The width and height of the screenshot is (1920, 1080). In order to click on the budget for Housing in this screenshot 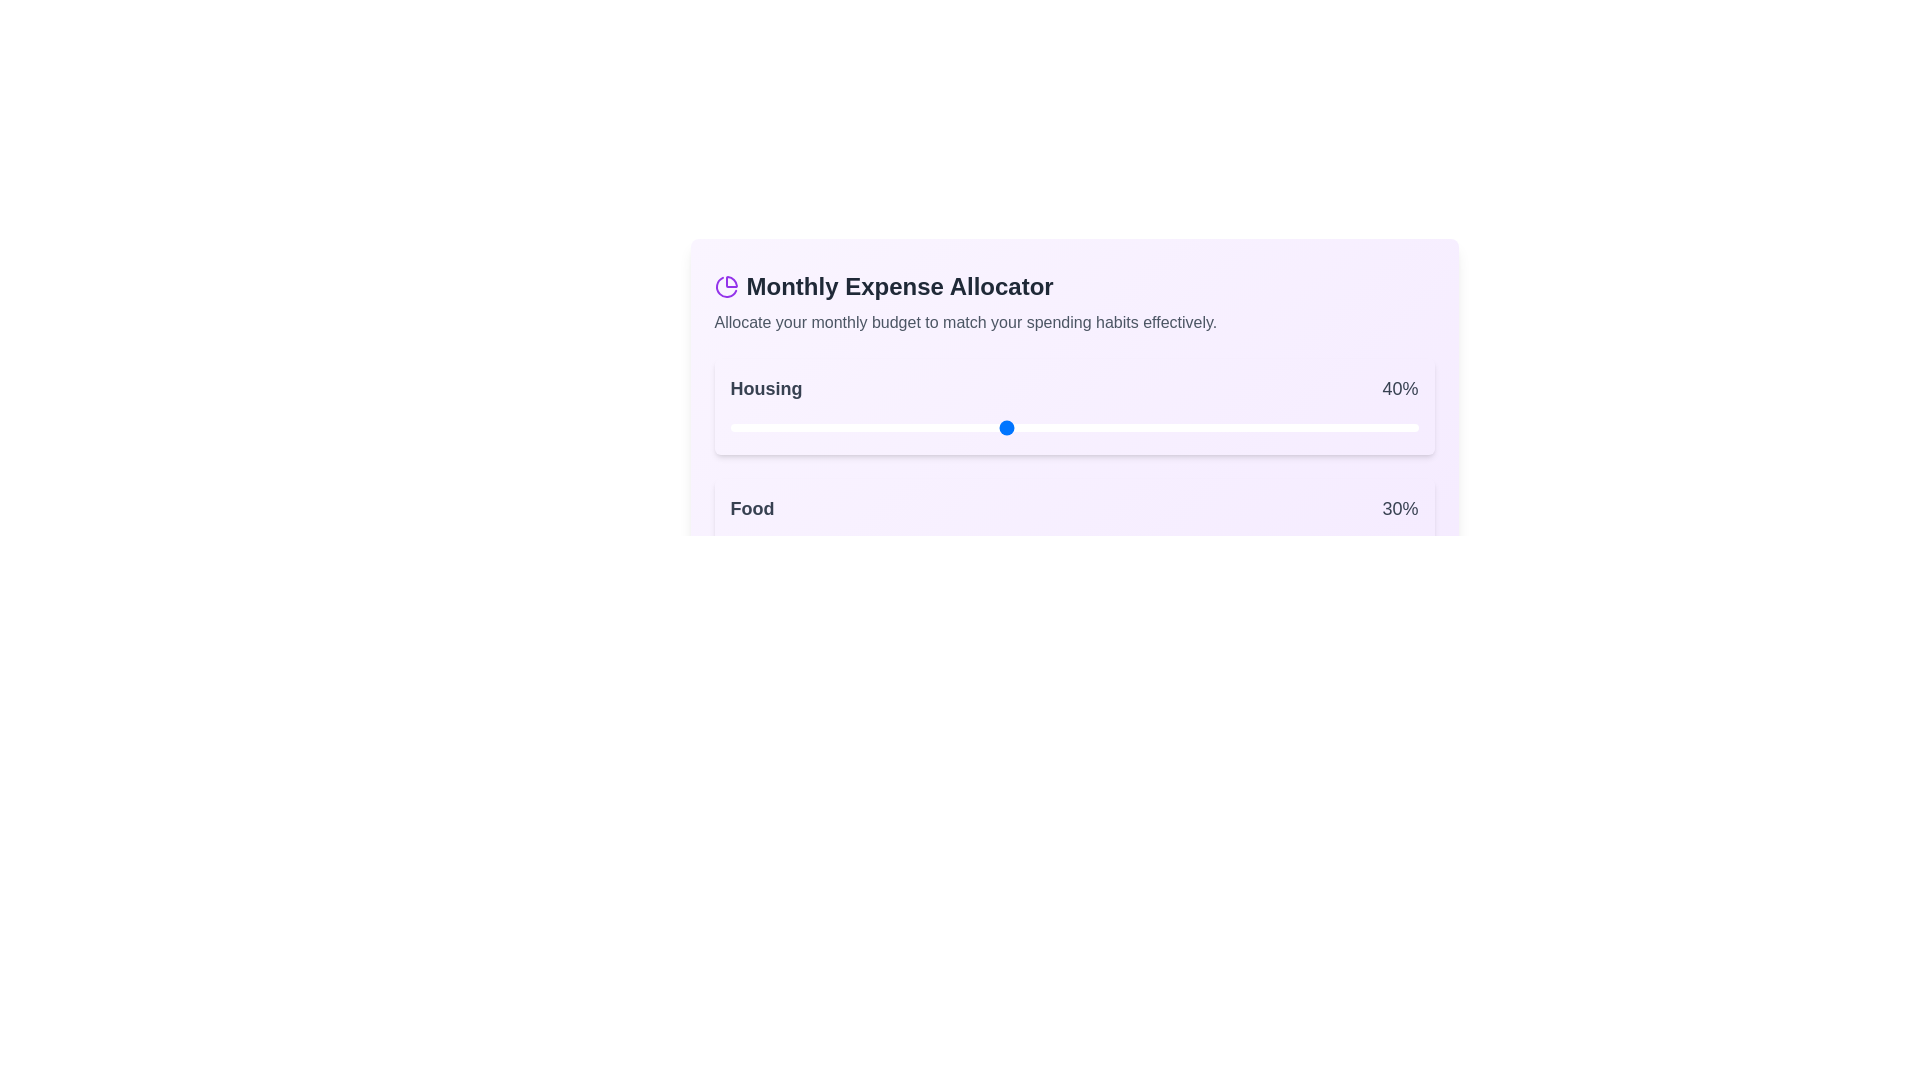, I will do `click(826, 427)`.